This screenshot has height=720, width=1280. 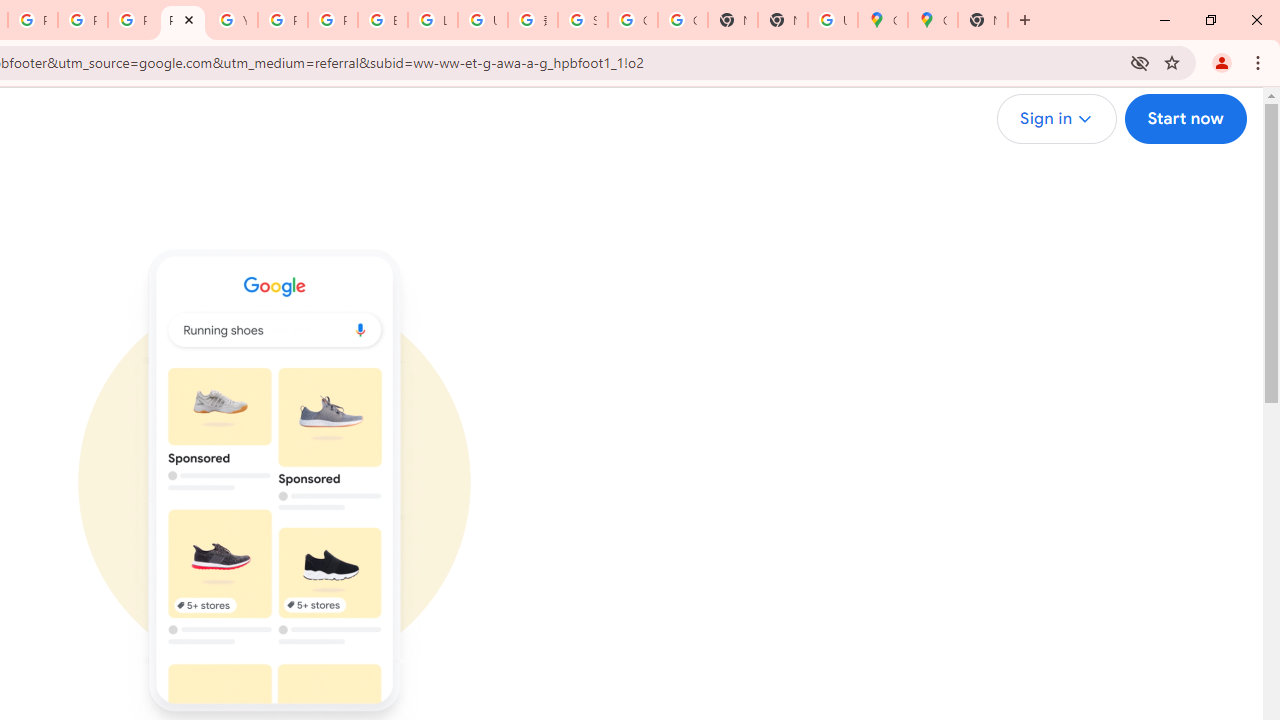 What do you see at coordinates (81, 20) in the screenshot?
I see `'Privacy Help Center - Policies Help'` at bounding box center [81, 20].